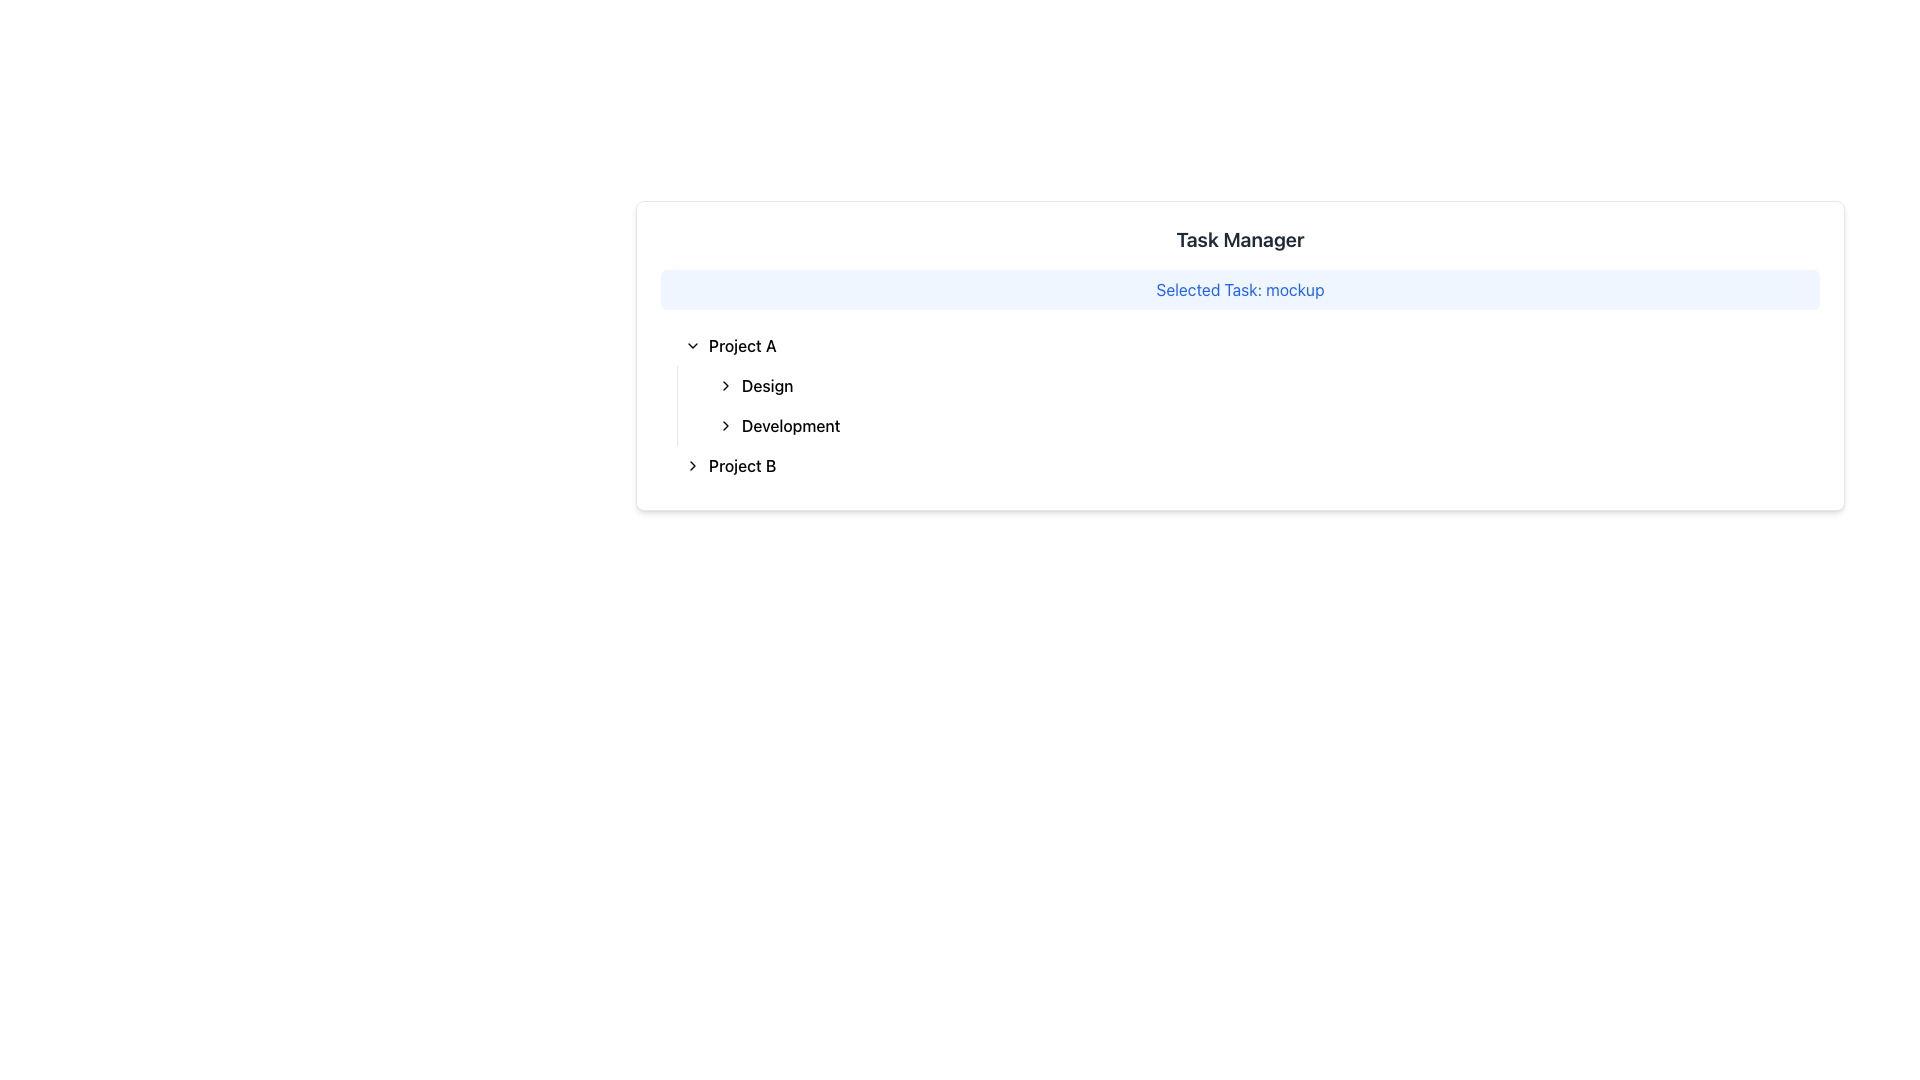  I want to click on the chevron icon to trigger the tooltip related to 'Project A' expansion or collapse, so click(692, 345).